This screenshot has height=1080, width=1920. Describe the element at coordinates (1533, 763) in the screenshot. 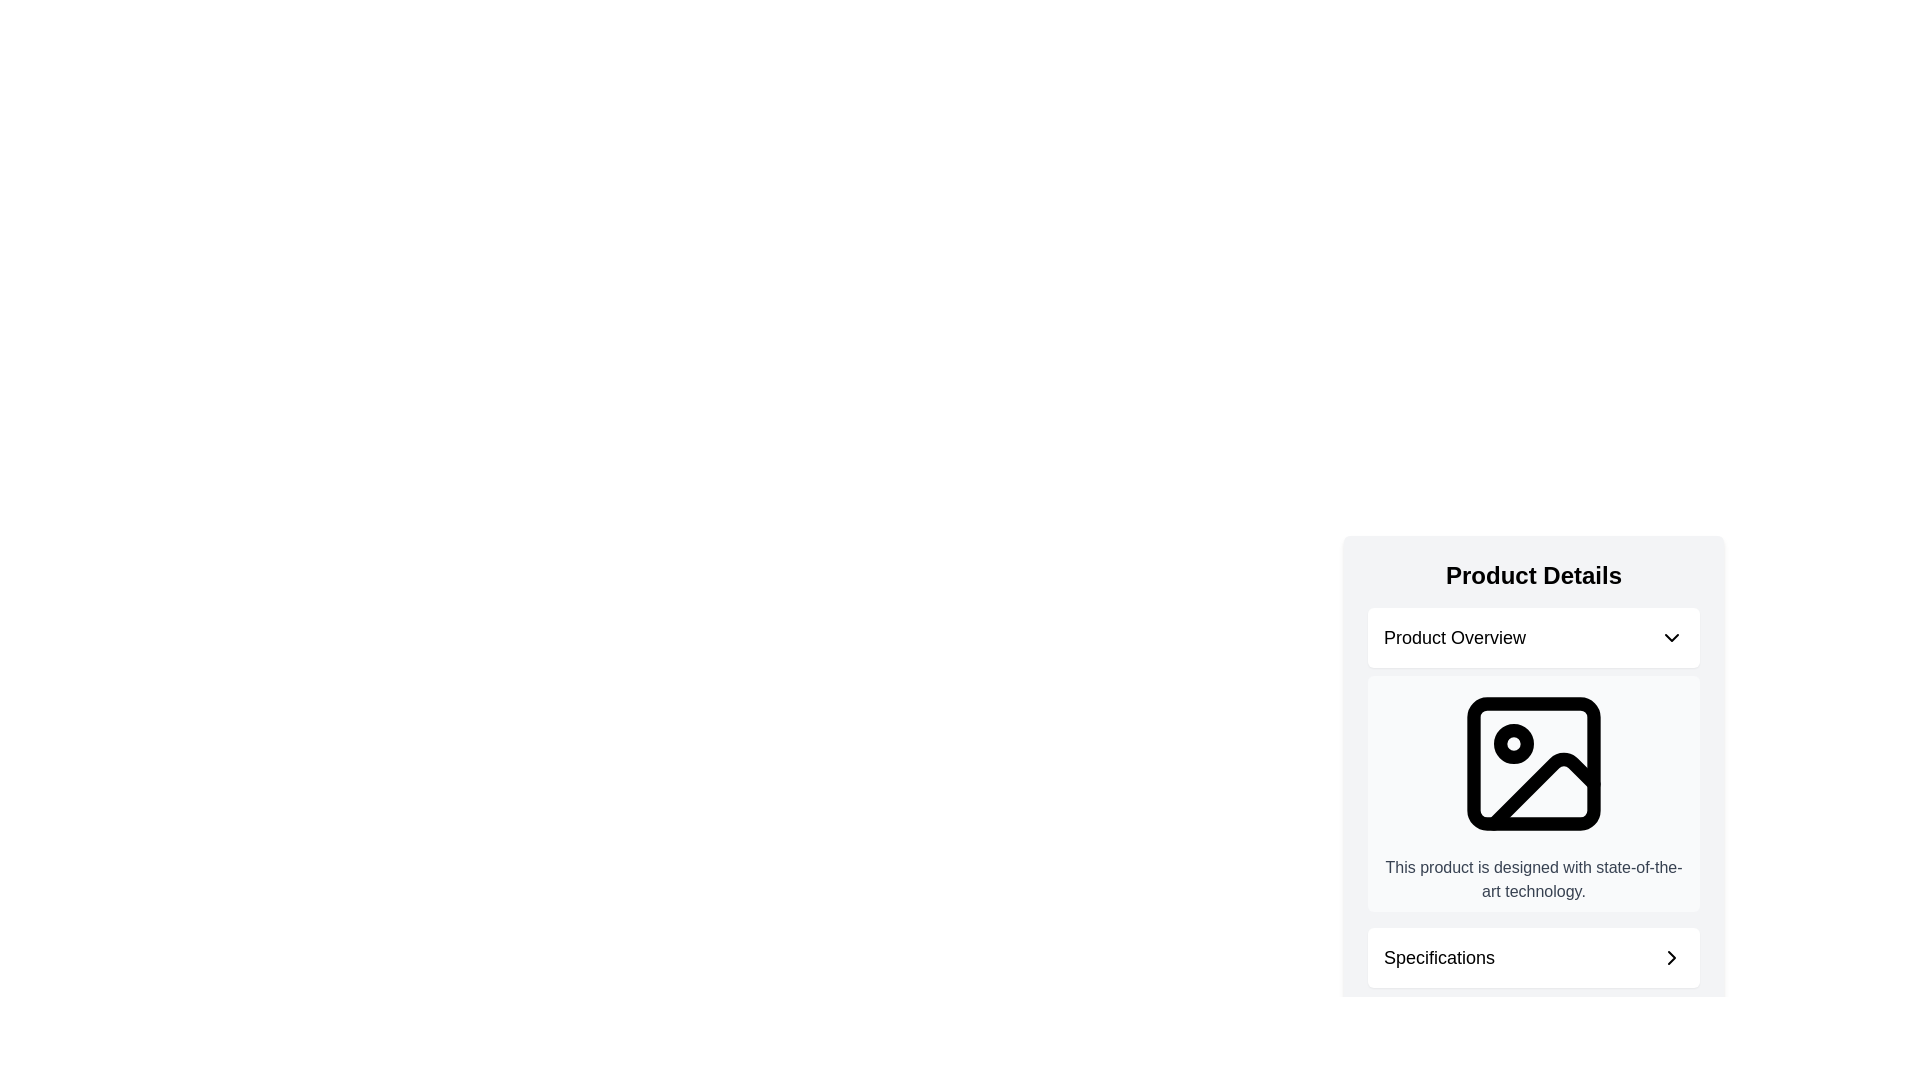

I see `the black outlined photograph icon located in the 'Product Overview' category of the 'Product Details' section` at that location.